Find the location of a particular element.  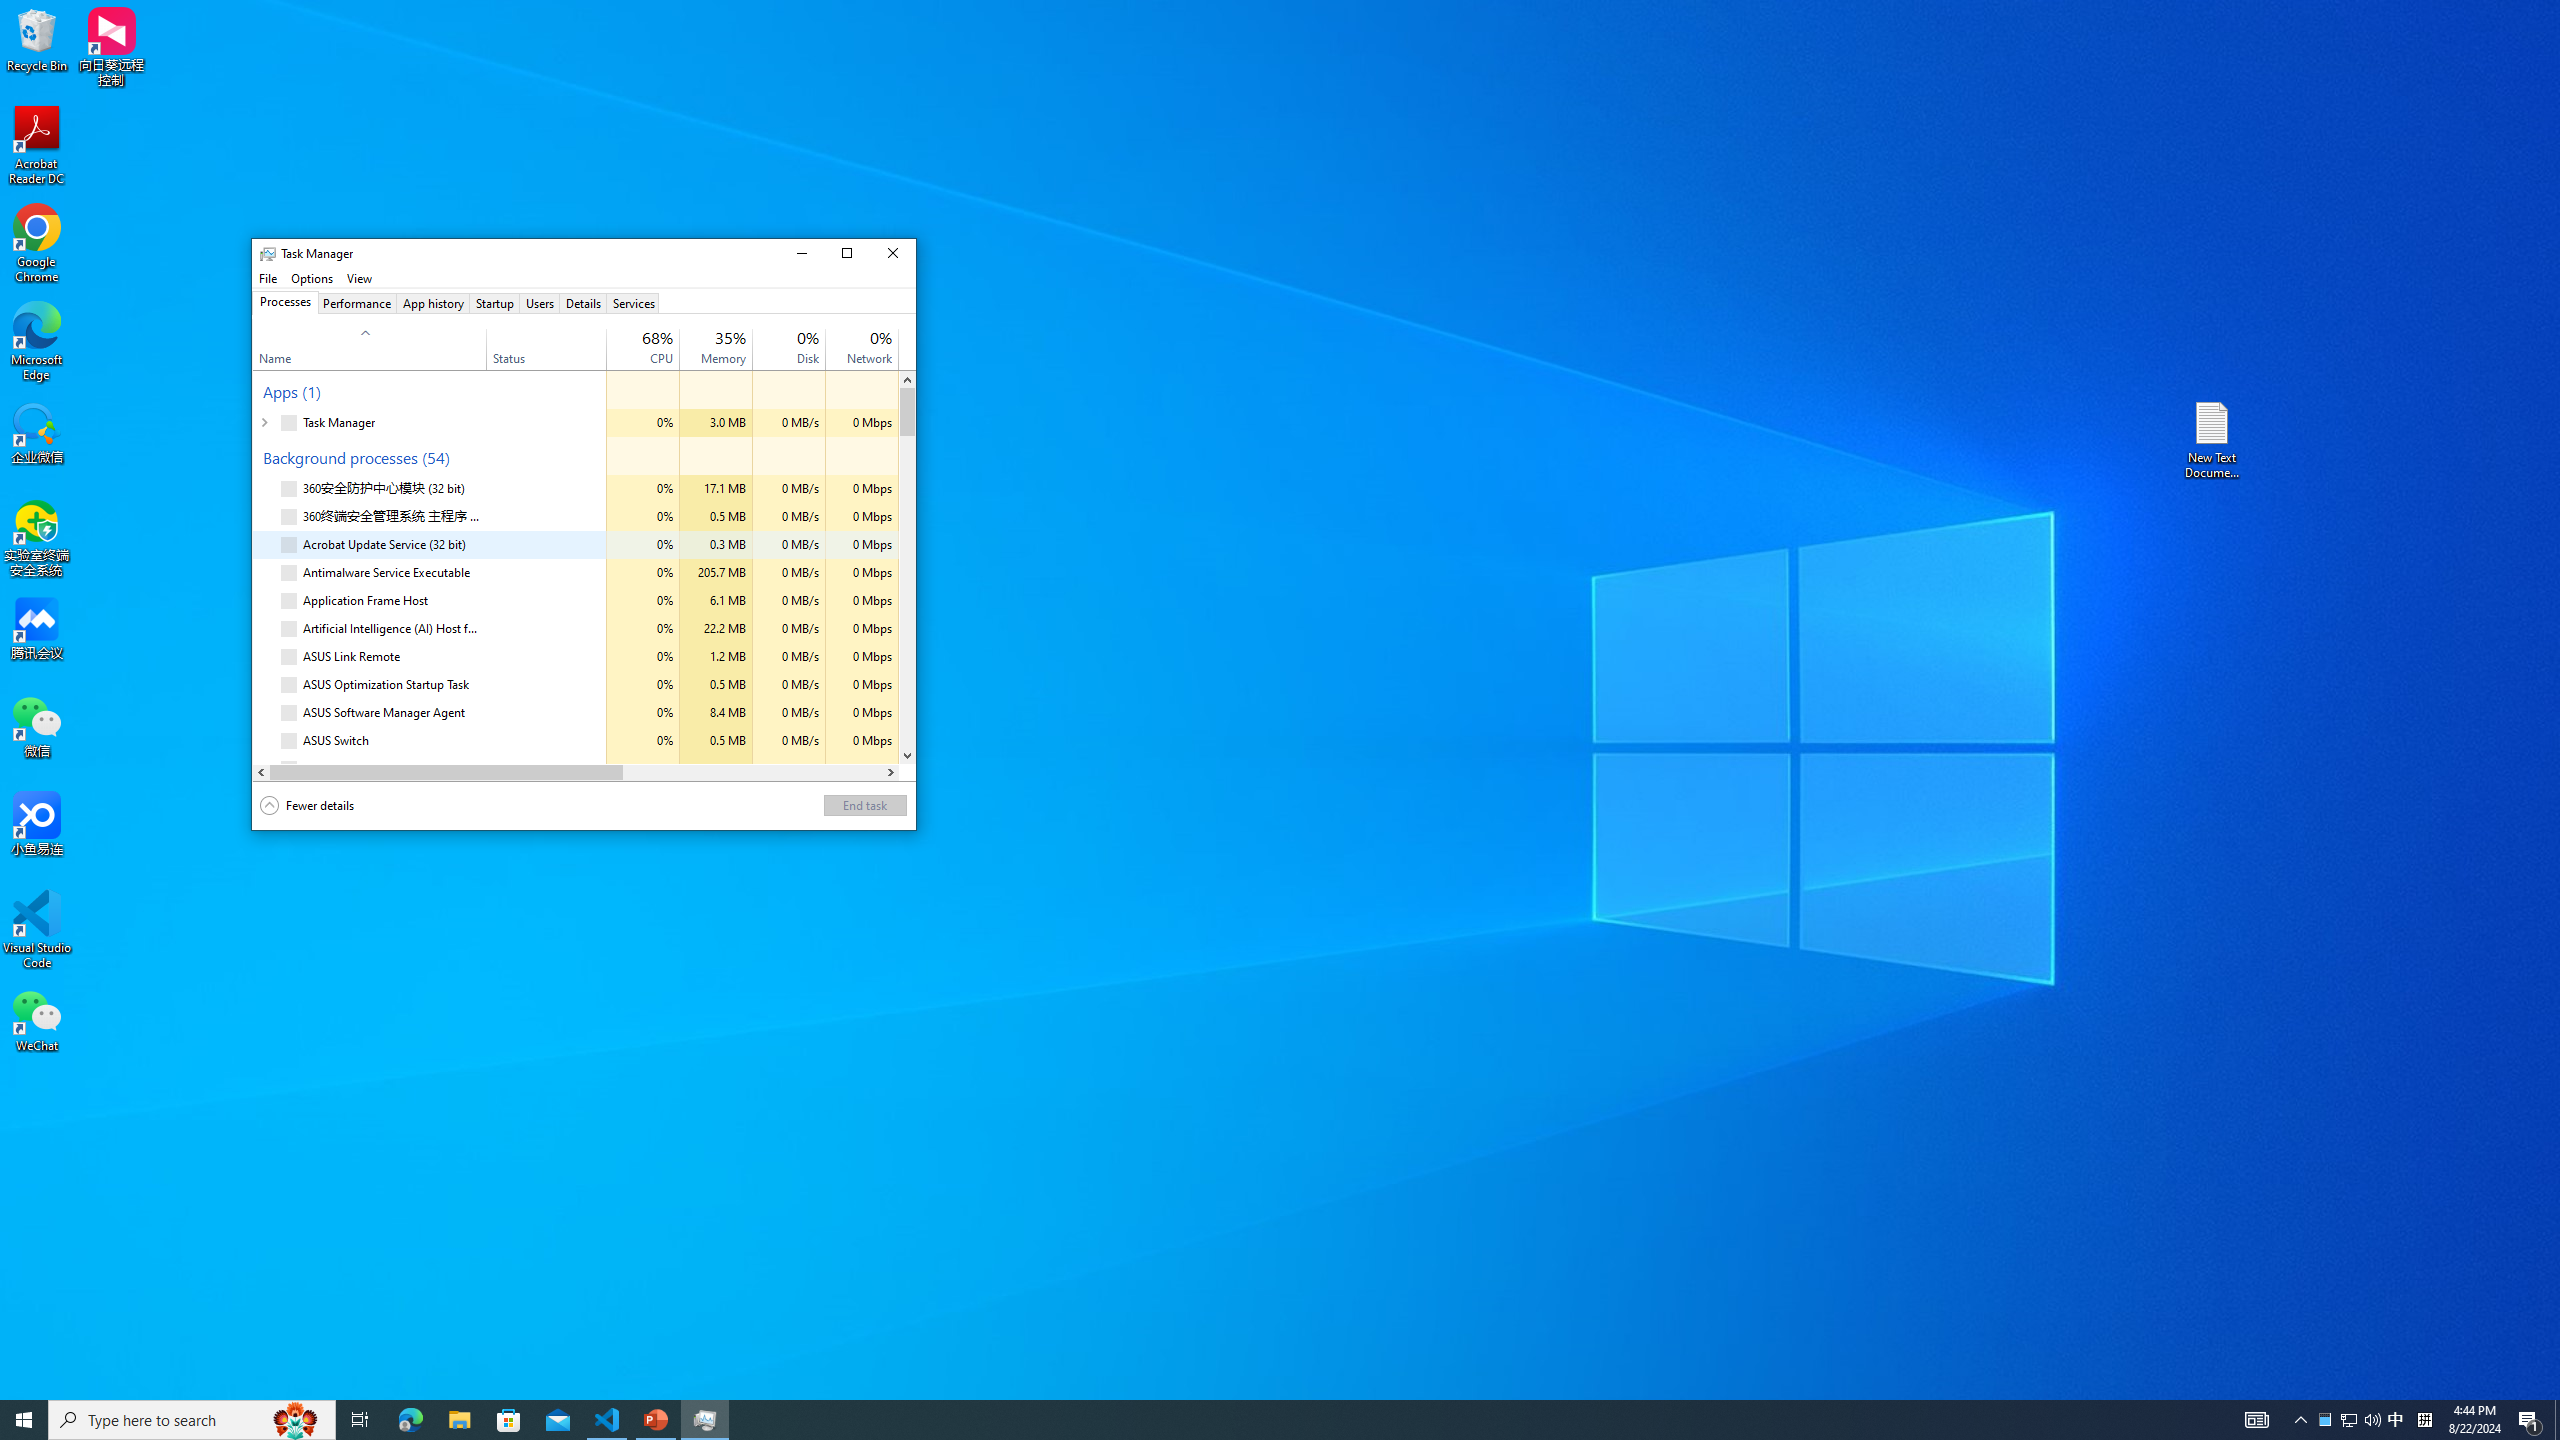

'App history' is located at coordinates (432, 302).